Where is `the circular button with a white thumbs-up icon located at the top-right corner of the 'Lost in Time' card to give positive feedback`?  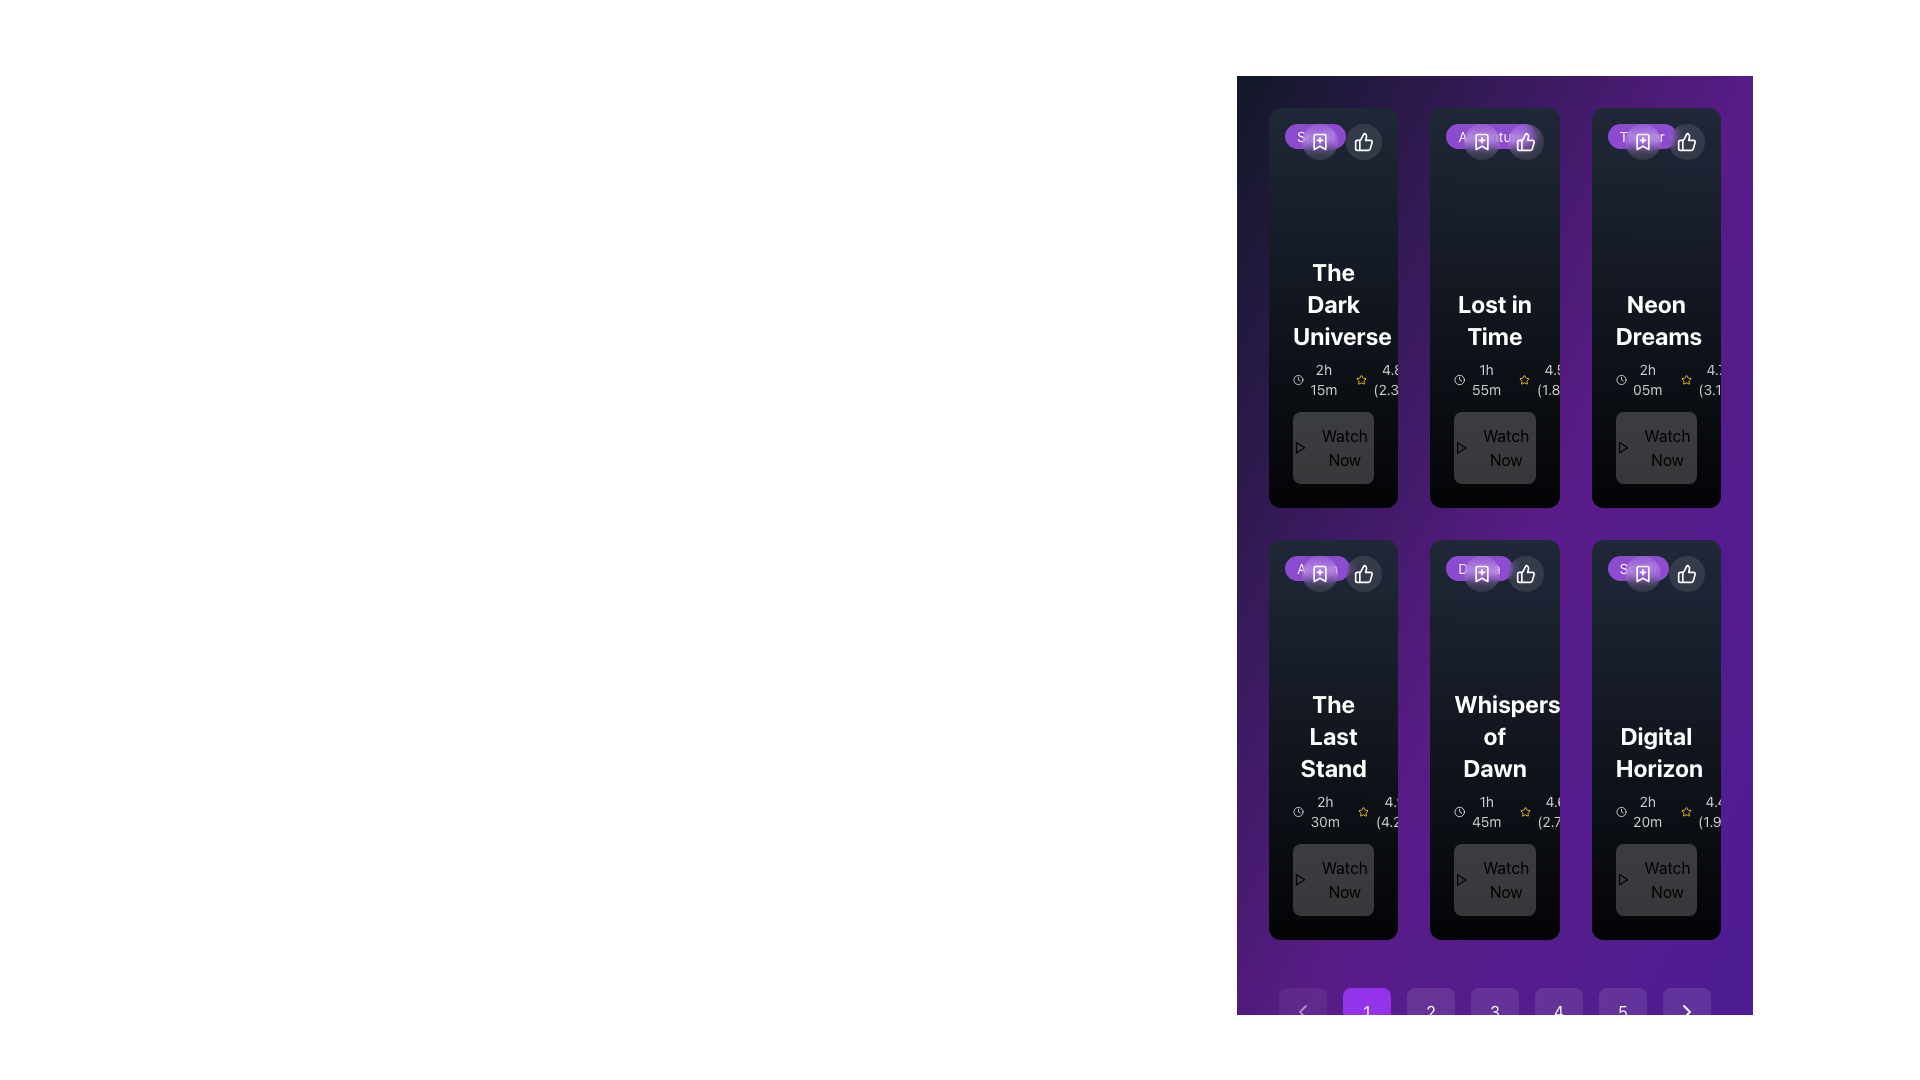
the circular button with a white thumbs-up icon located at the top-right corner of the 'Lost in Time' card to give positive feedback is located at coordinates (1524, 141).